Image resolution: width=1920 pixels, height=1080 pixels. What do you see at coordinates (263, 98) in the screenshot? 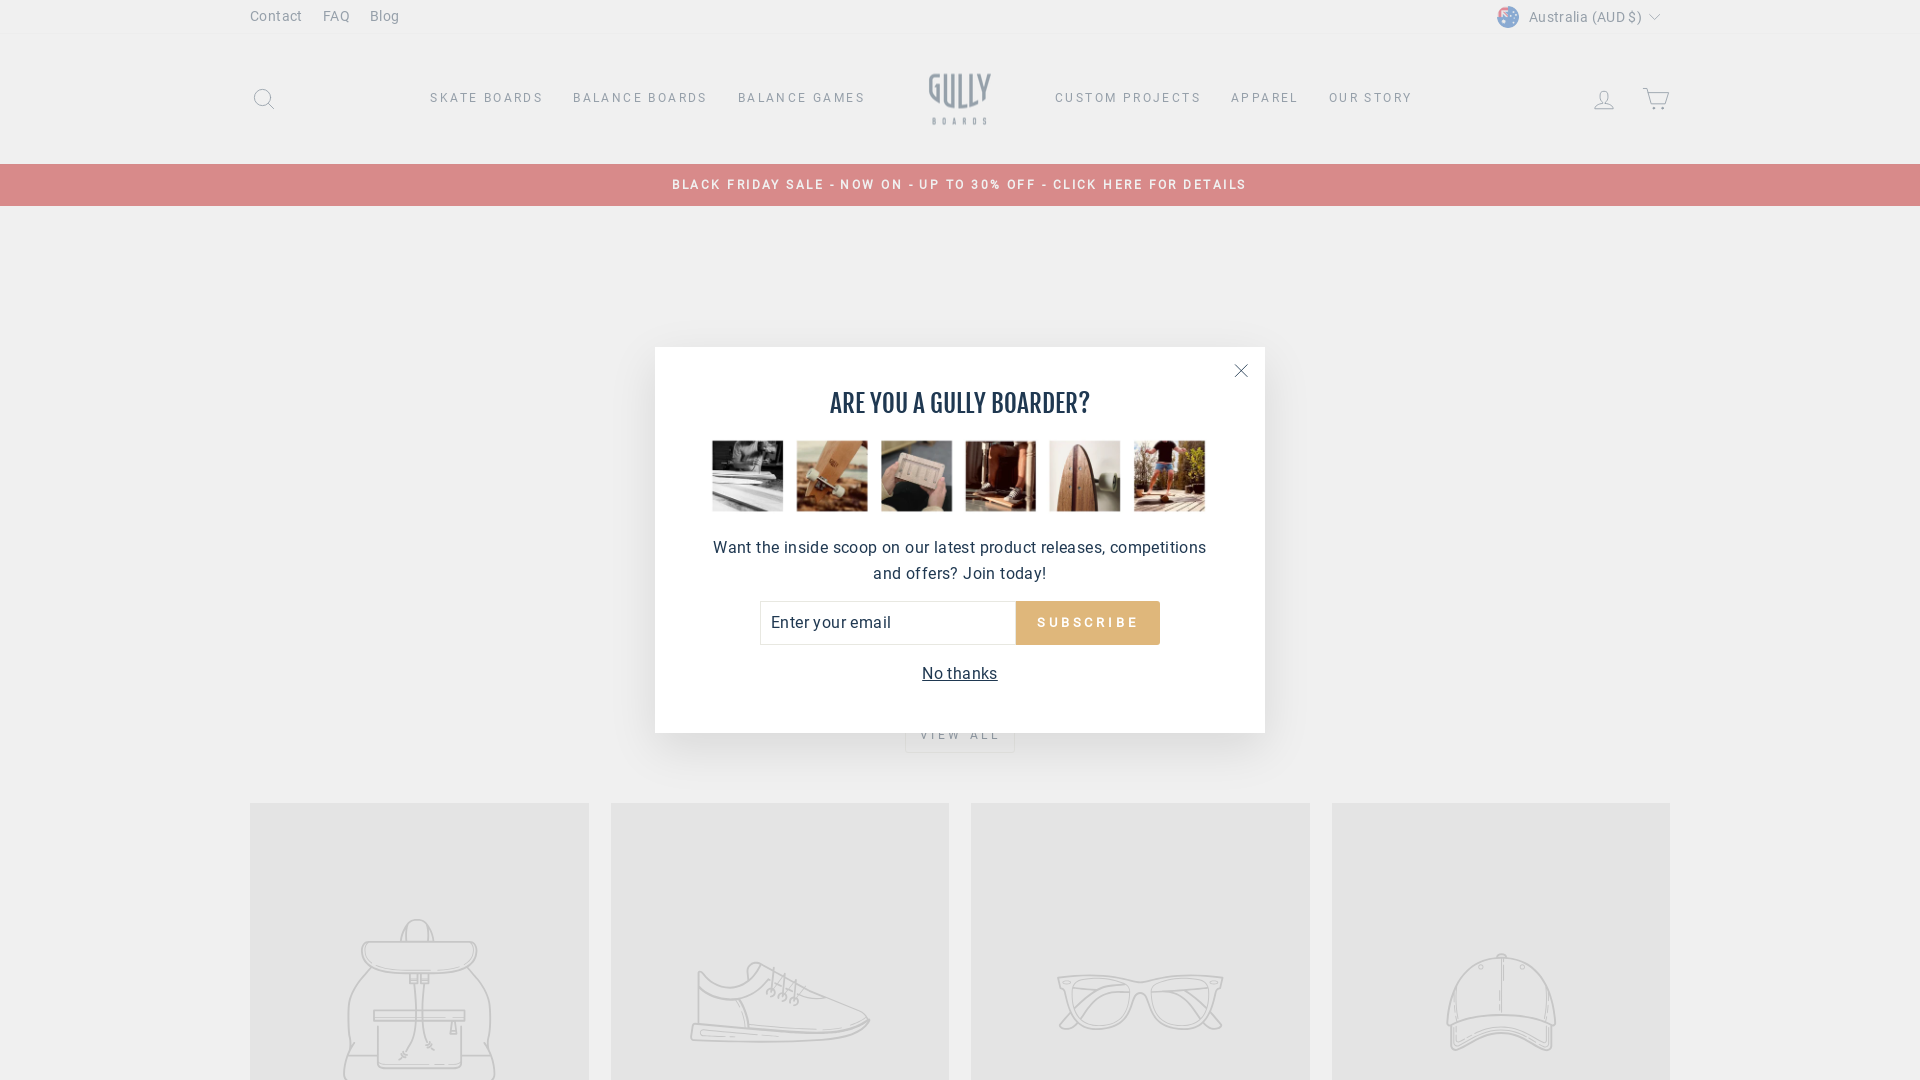
I see `'SEARCH'` at bounding box center [263, 98].